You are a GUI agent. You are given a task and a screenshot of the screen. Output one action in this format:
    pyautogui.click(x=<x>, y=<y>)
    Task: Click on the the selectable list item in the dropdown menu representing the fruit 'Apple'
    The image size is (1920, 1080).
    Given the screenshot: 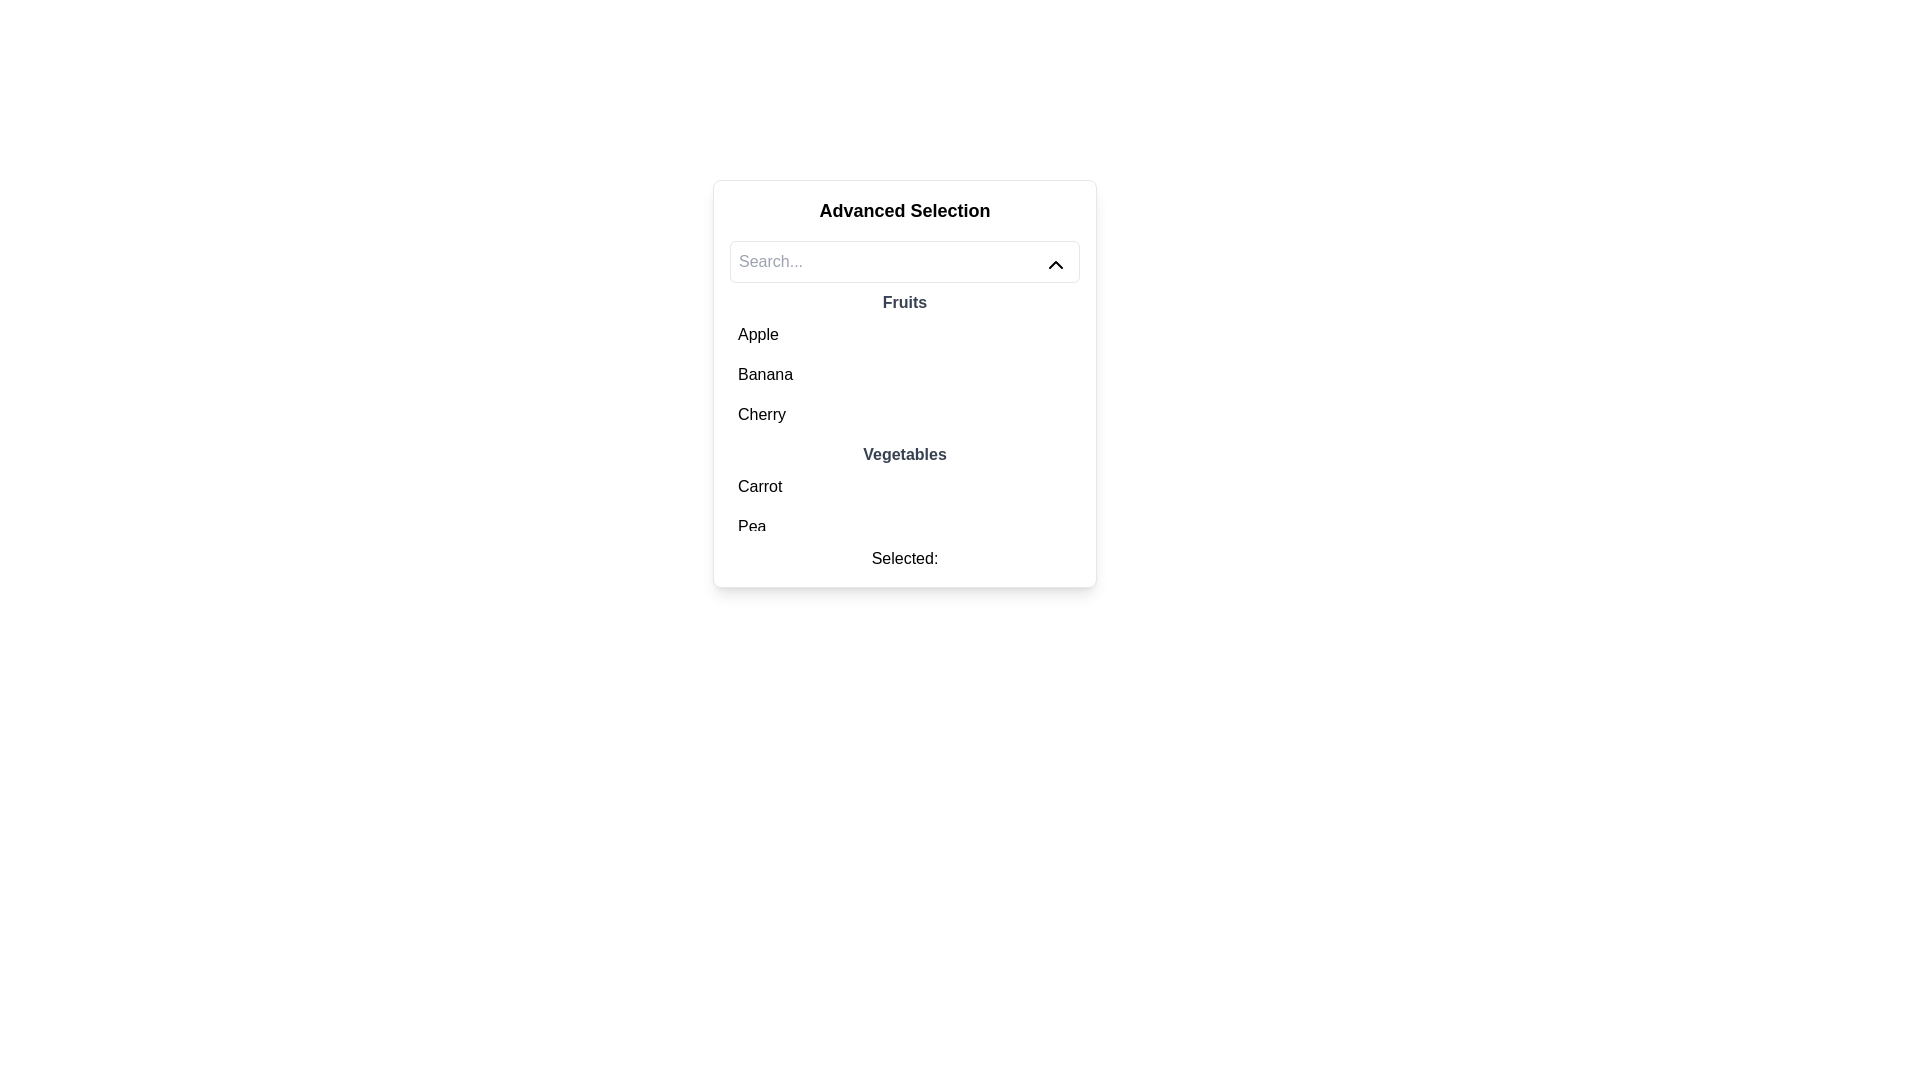 What is the action you would take?
    pyautogui.click(x=757, y=334)
    